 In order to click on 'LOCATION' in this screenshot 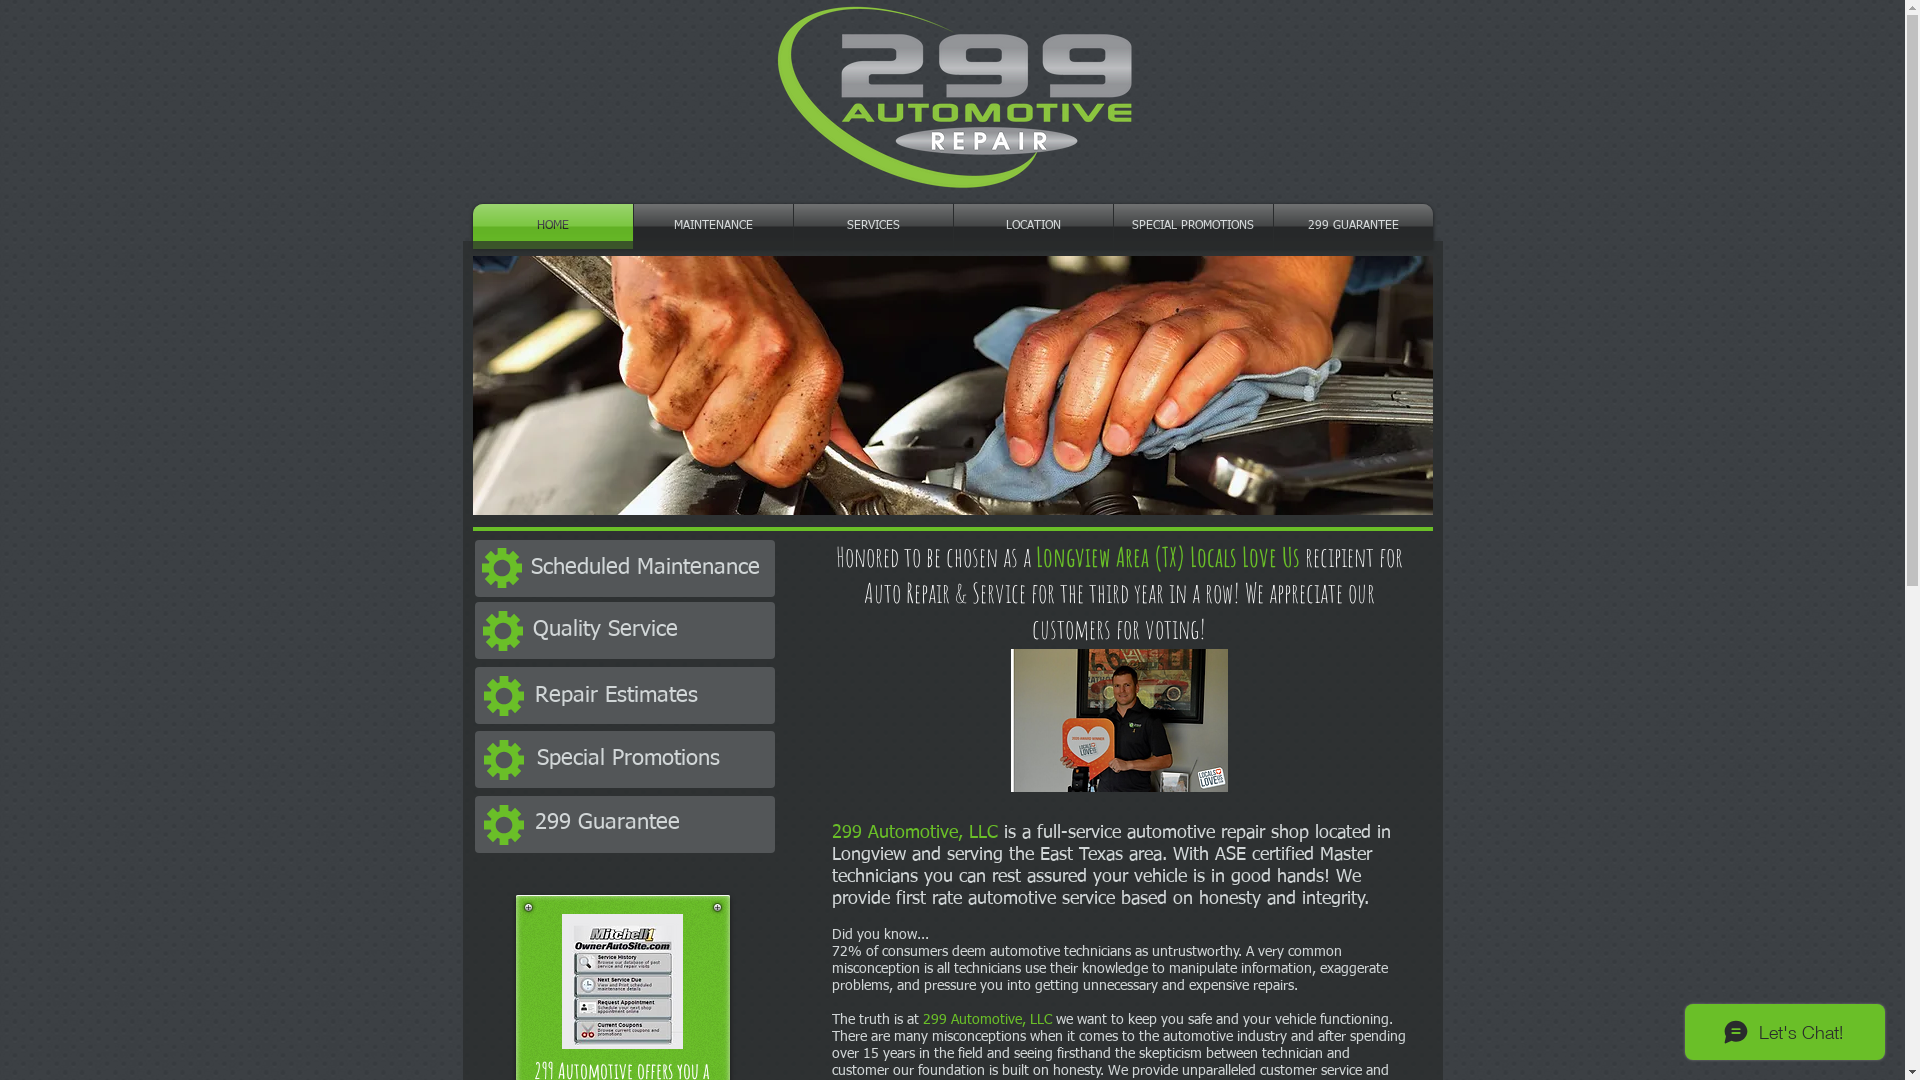, I will do `click(1033, 225)`.